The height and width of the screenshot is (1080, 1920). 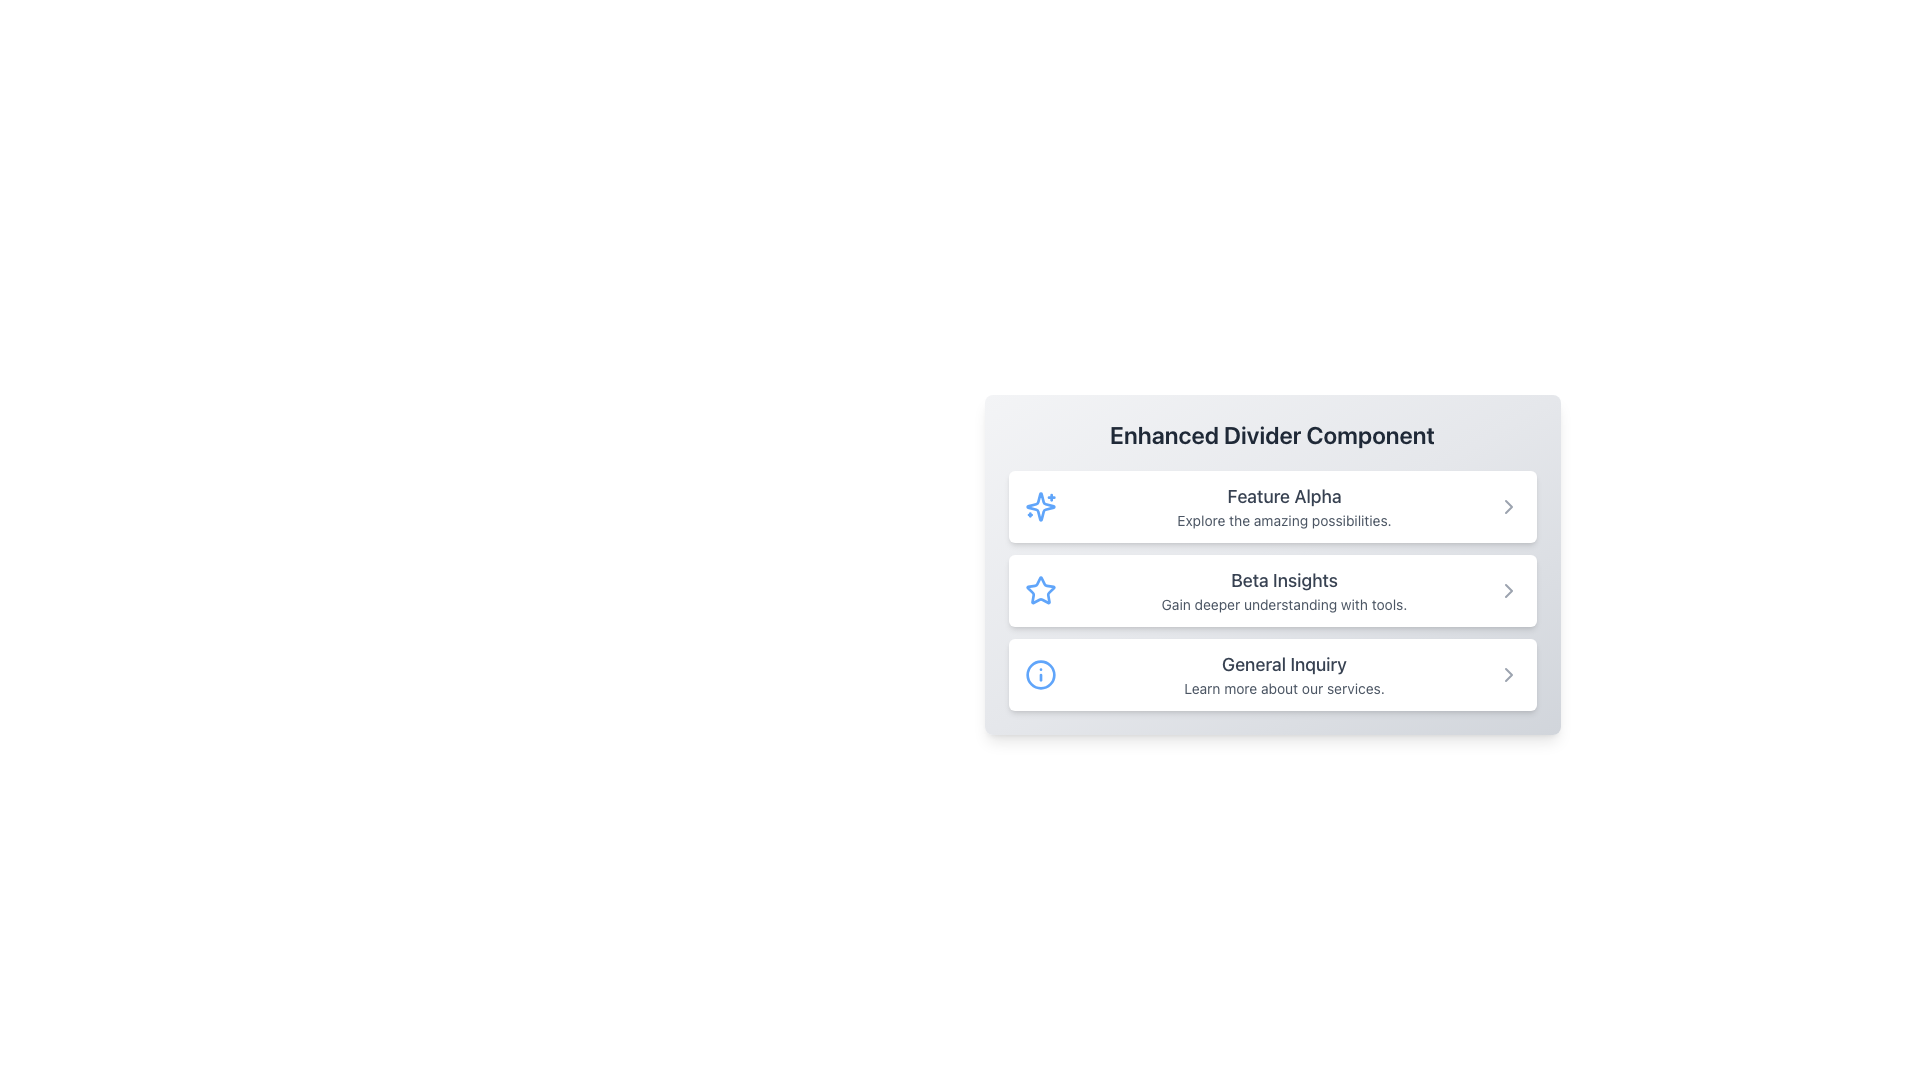 What do you see at coordinates (1508, 675) in the screenshot?
I see `the chevron icon button located in the last row of the card, to the far right of the 'General Inquiry' text` at bounding box center [1508, 675].